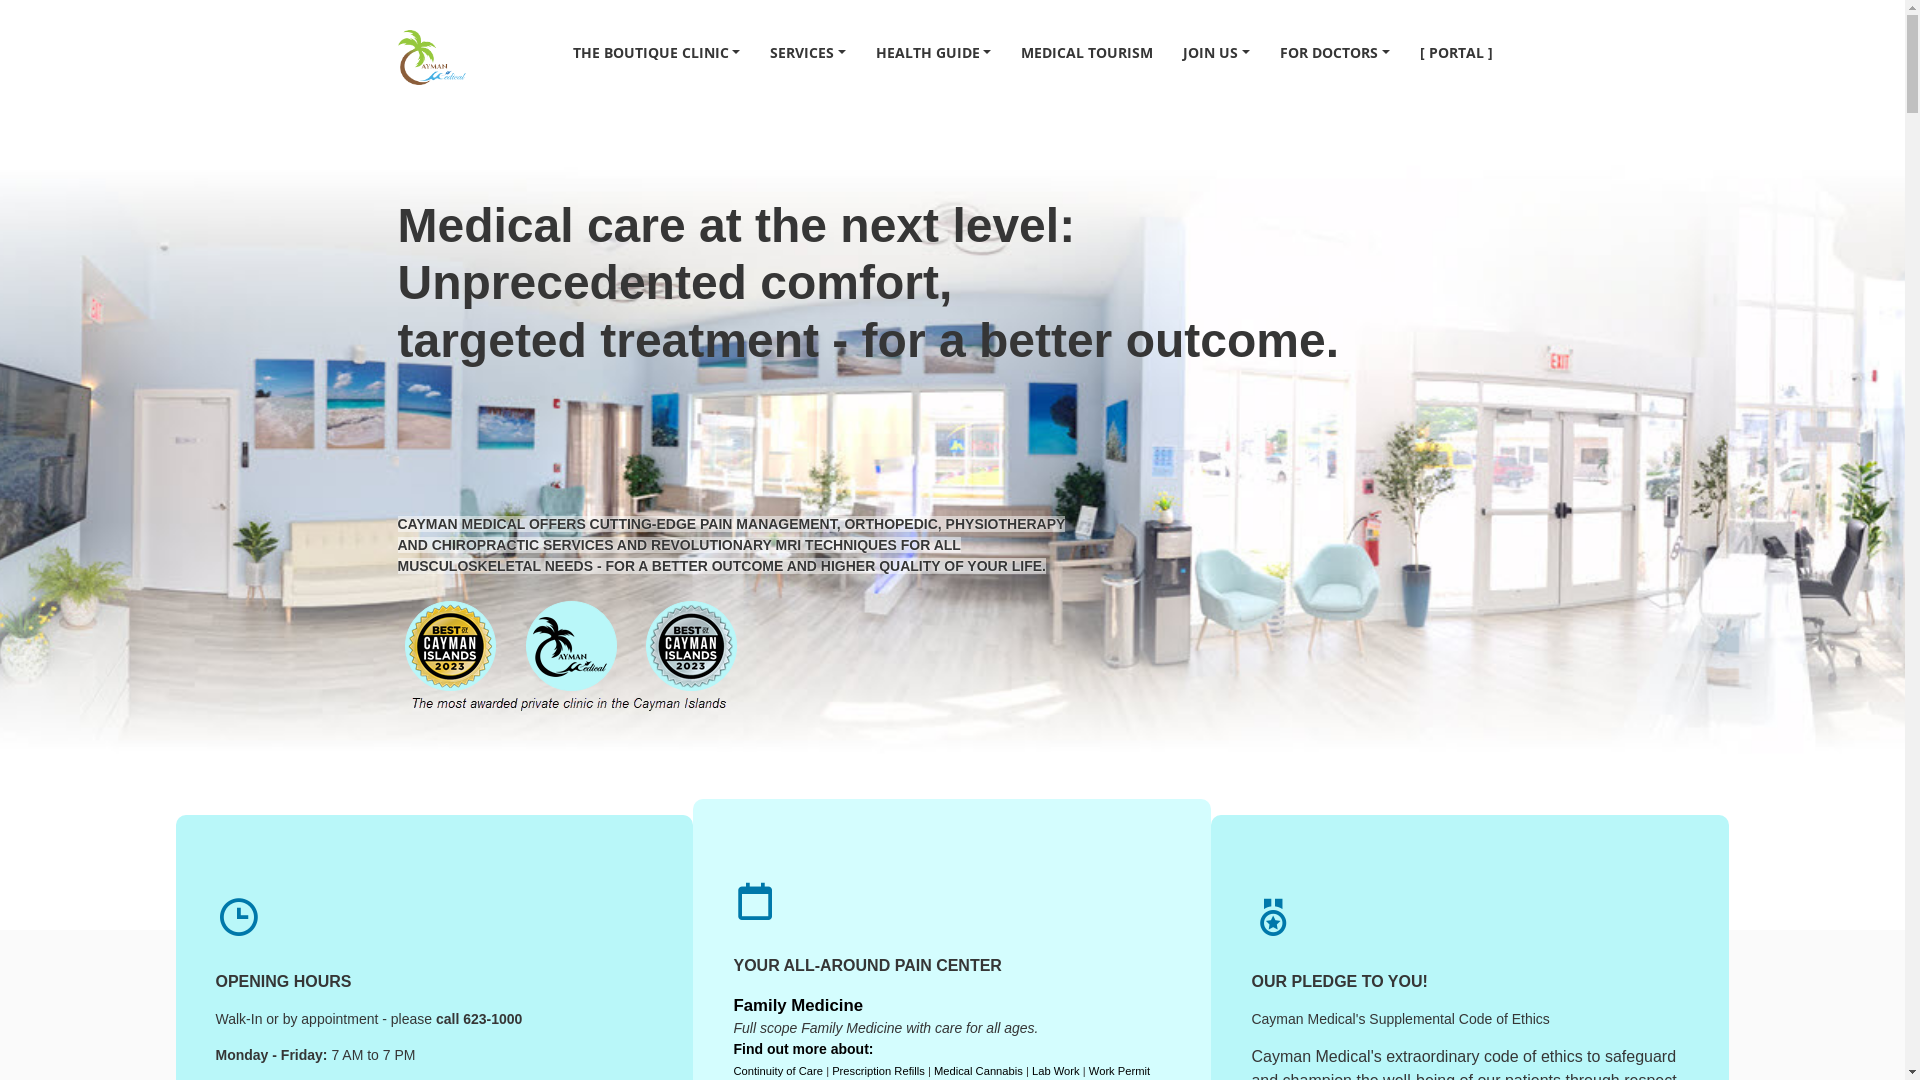 The width and height of the screenshot is (1920, 1080). What do you see at coordinates (732, 1048) in the screenshot?
I see `'Find out more about:'` at bounding box center [732, 1048].